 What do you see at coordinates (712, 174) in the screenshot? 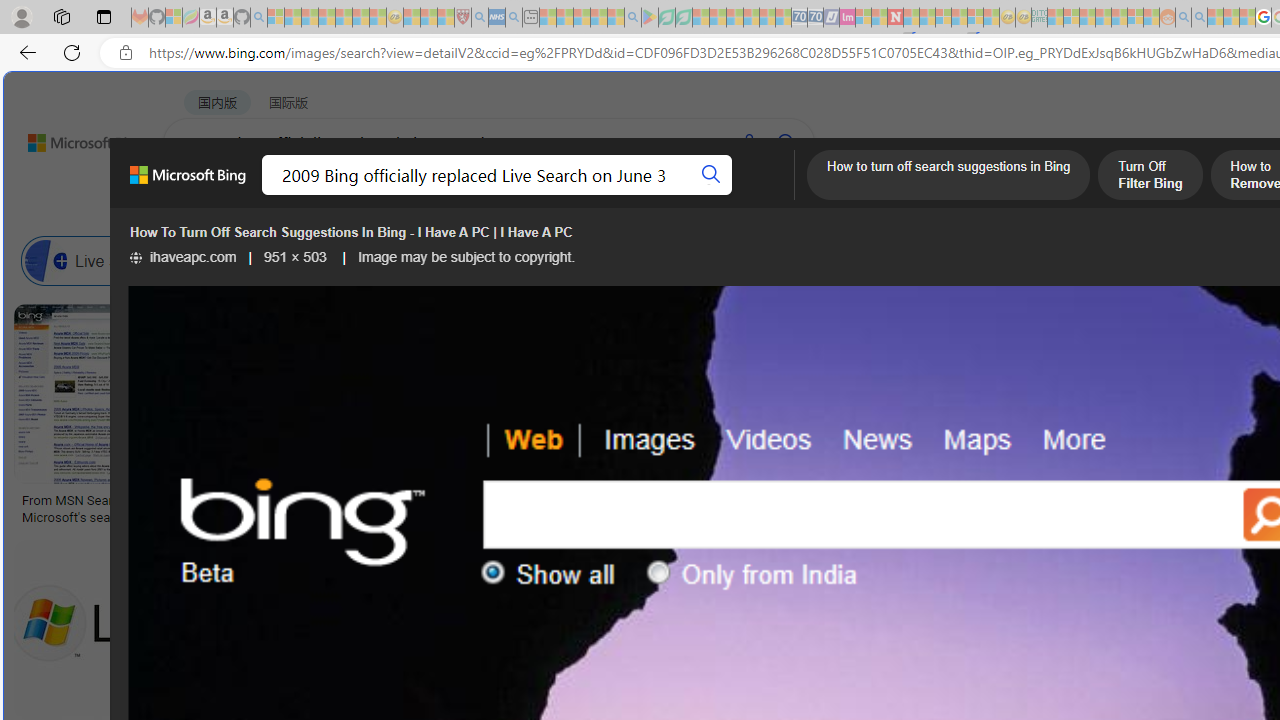
I see `'Search button'` at bounding box center [712, 174].